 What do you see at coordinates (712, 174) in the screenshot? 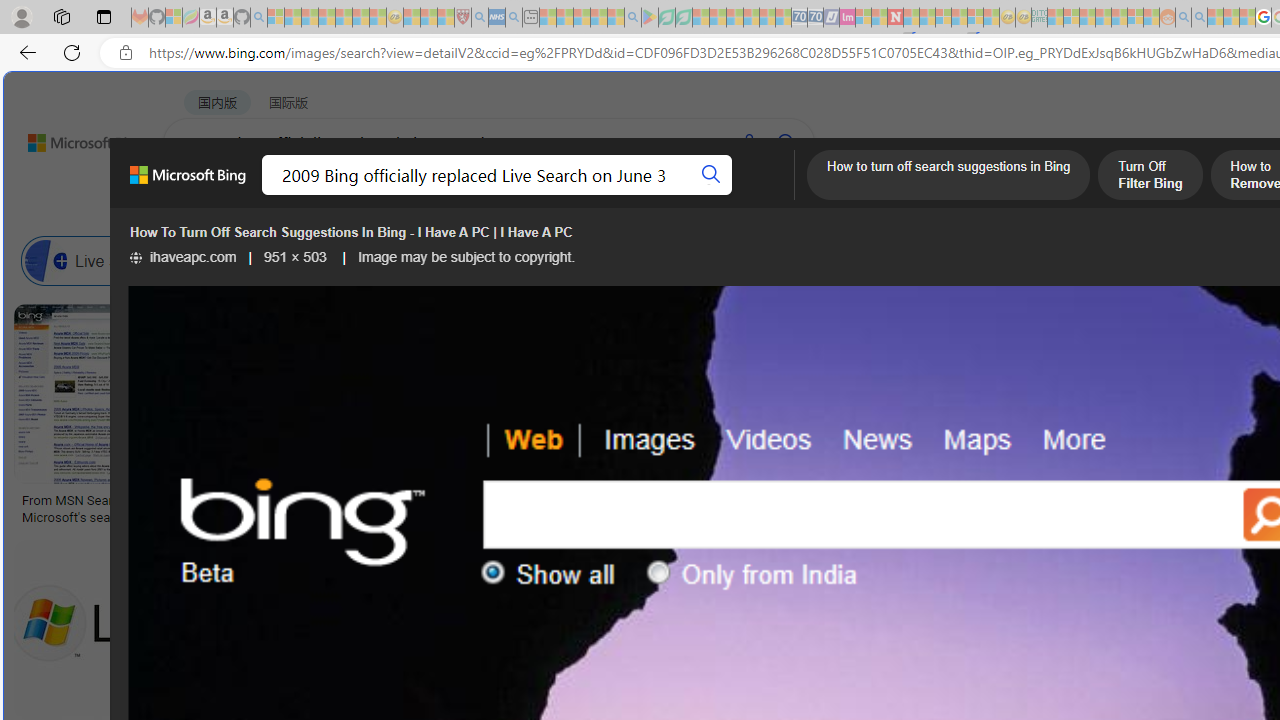
I see `'Search button'` at bounding box center [712, 174].